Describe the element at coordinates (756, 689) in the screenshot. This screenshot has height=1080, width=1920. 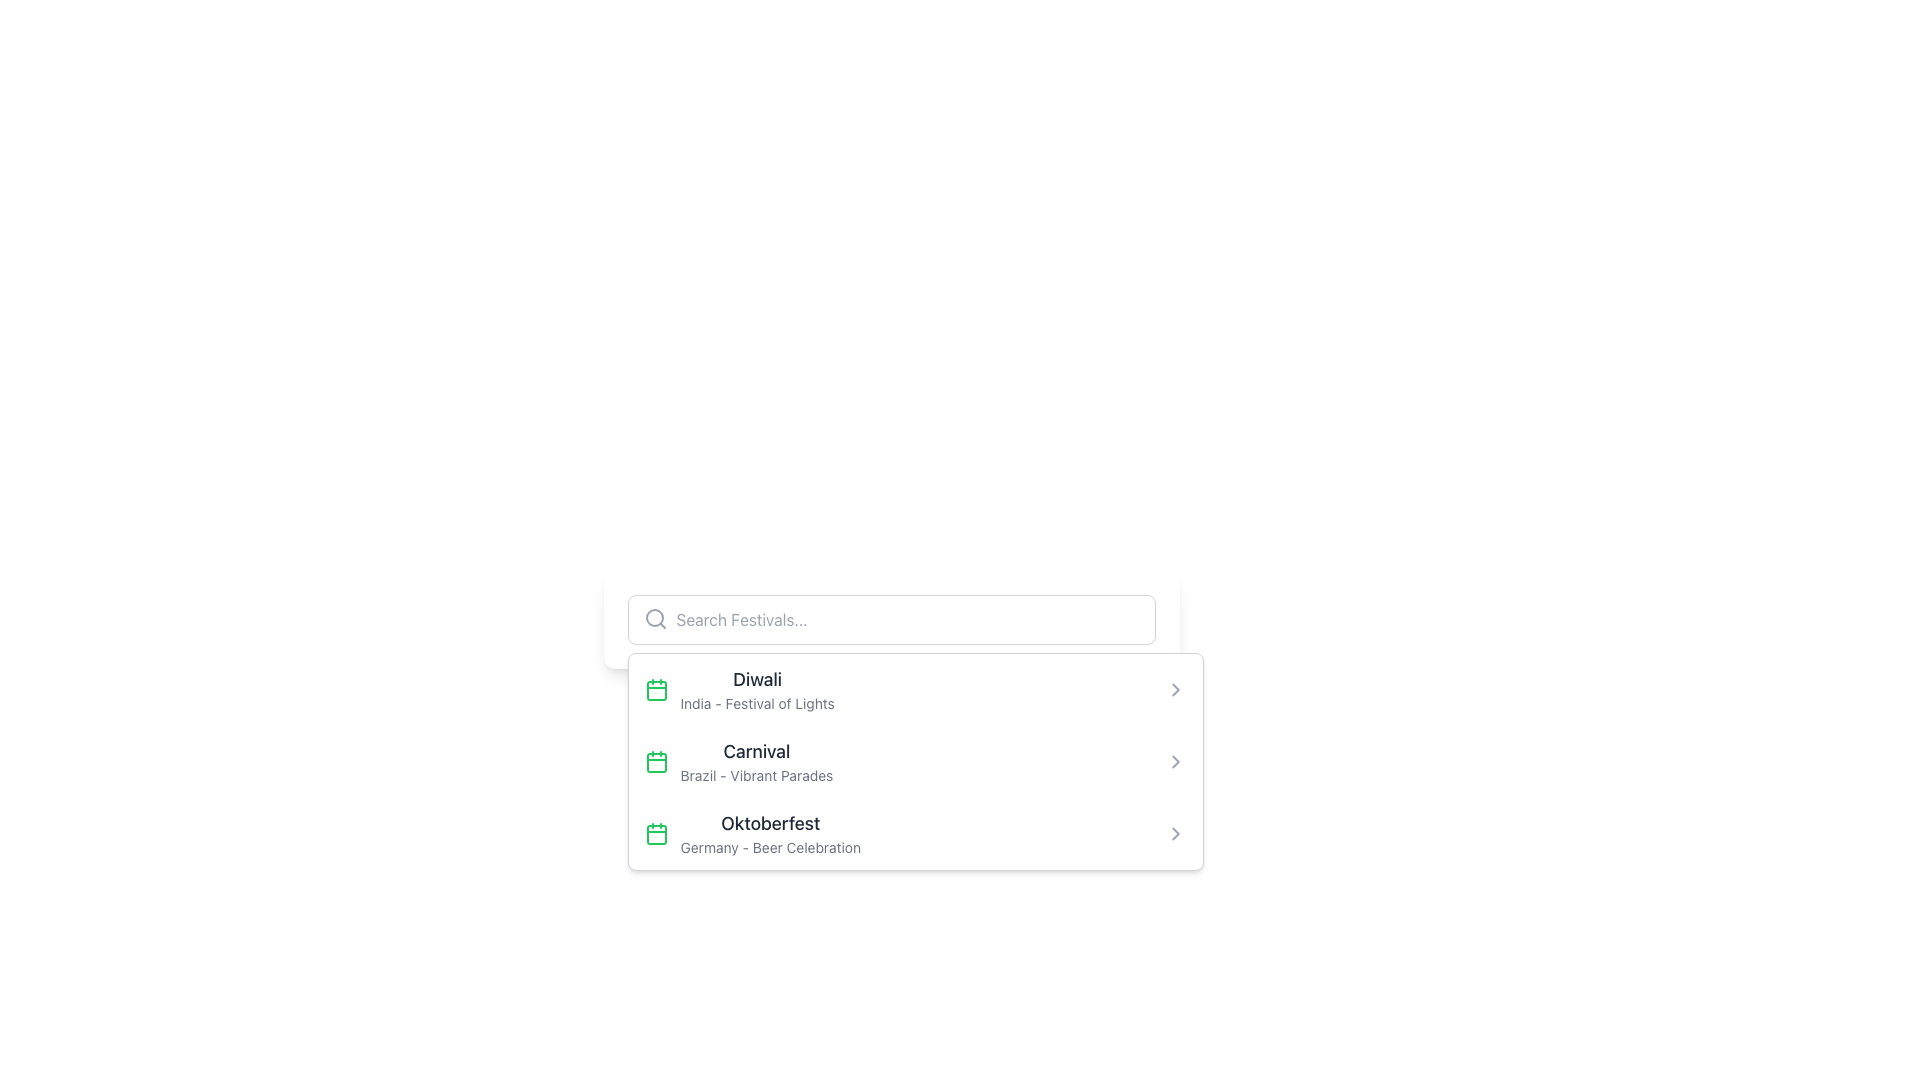
I see `the static text component that serves as a descriptive label for the 'Diwali' festival, positioned in the second item of a vertically arranged list` at that location.